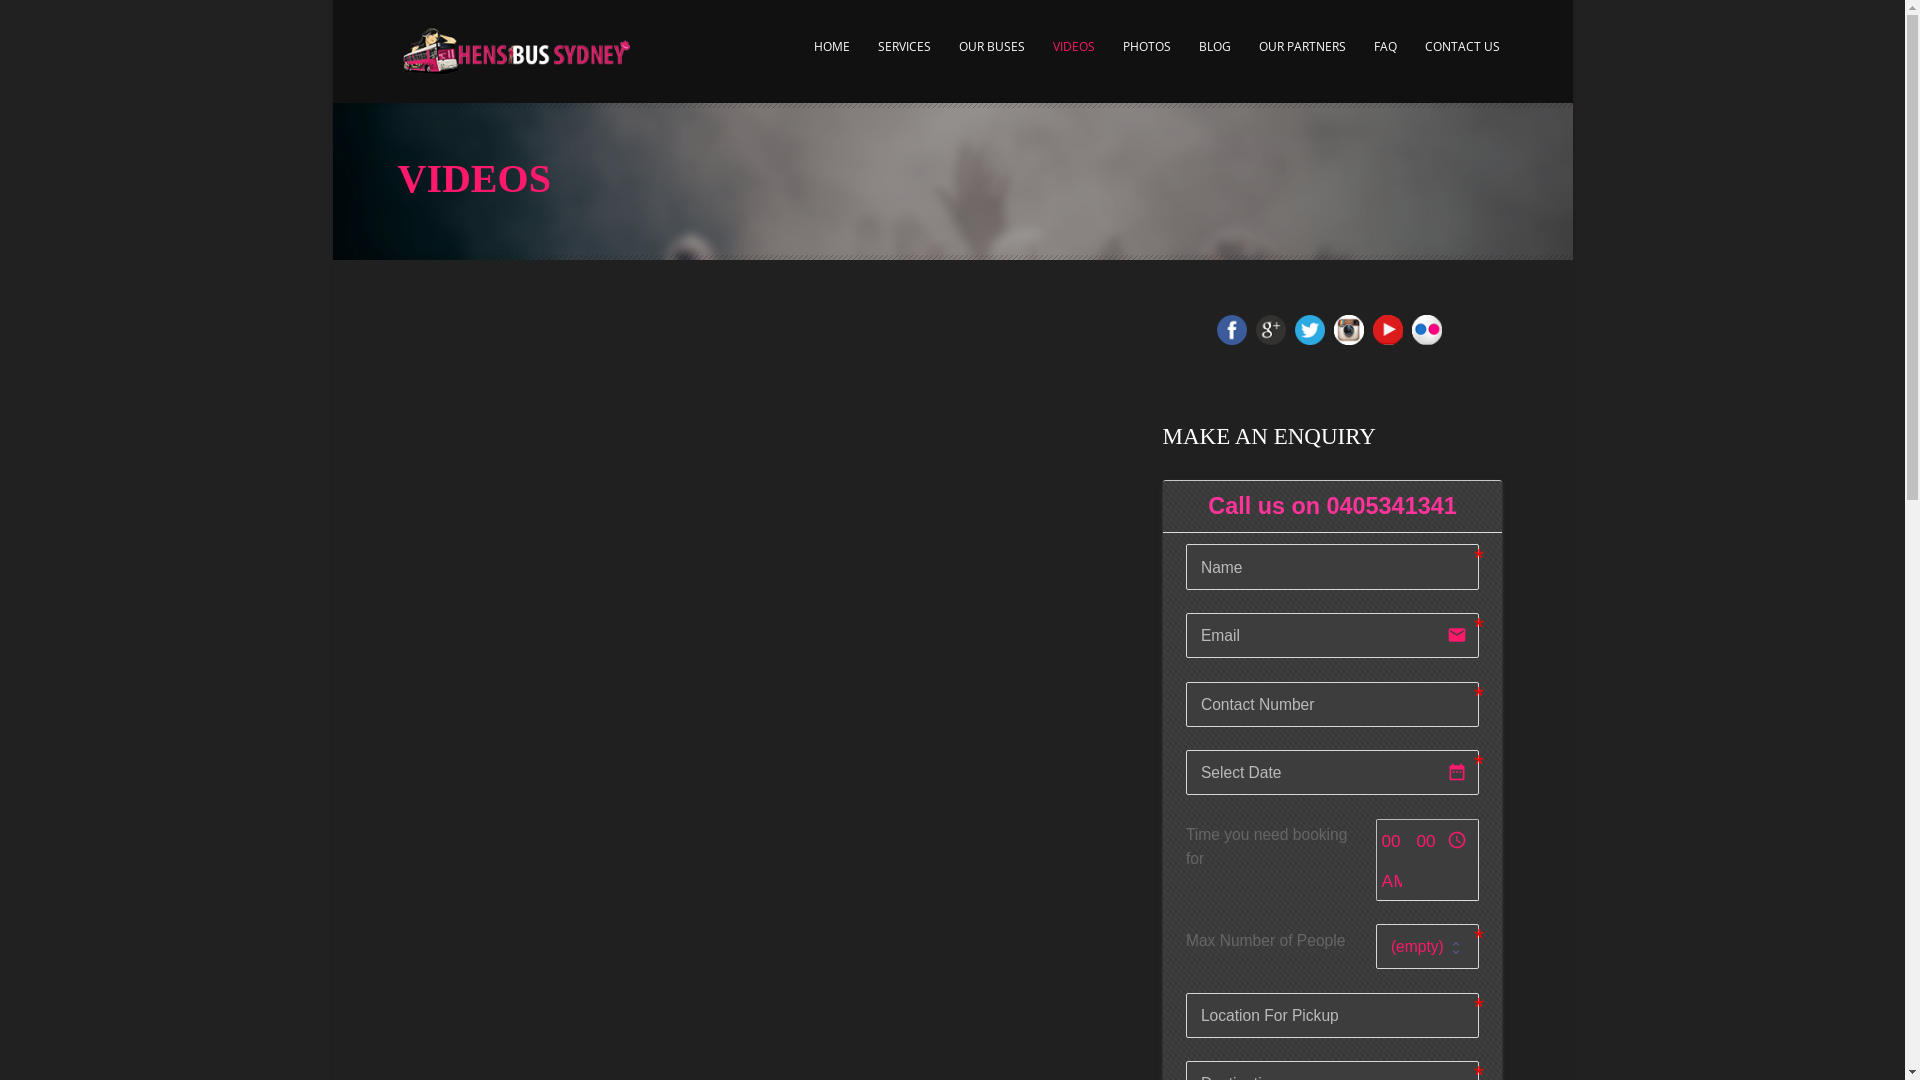  I want to click on 'HOME', so click(830, 56).